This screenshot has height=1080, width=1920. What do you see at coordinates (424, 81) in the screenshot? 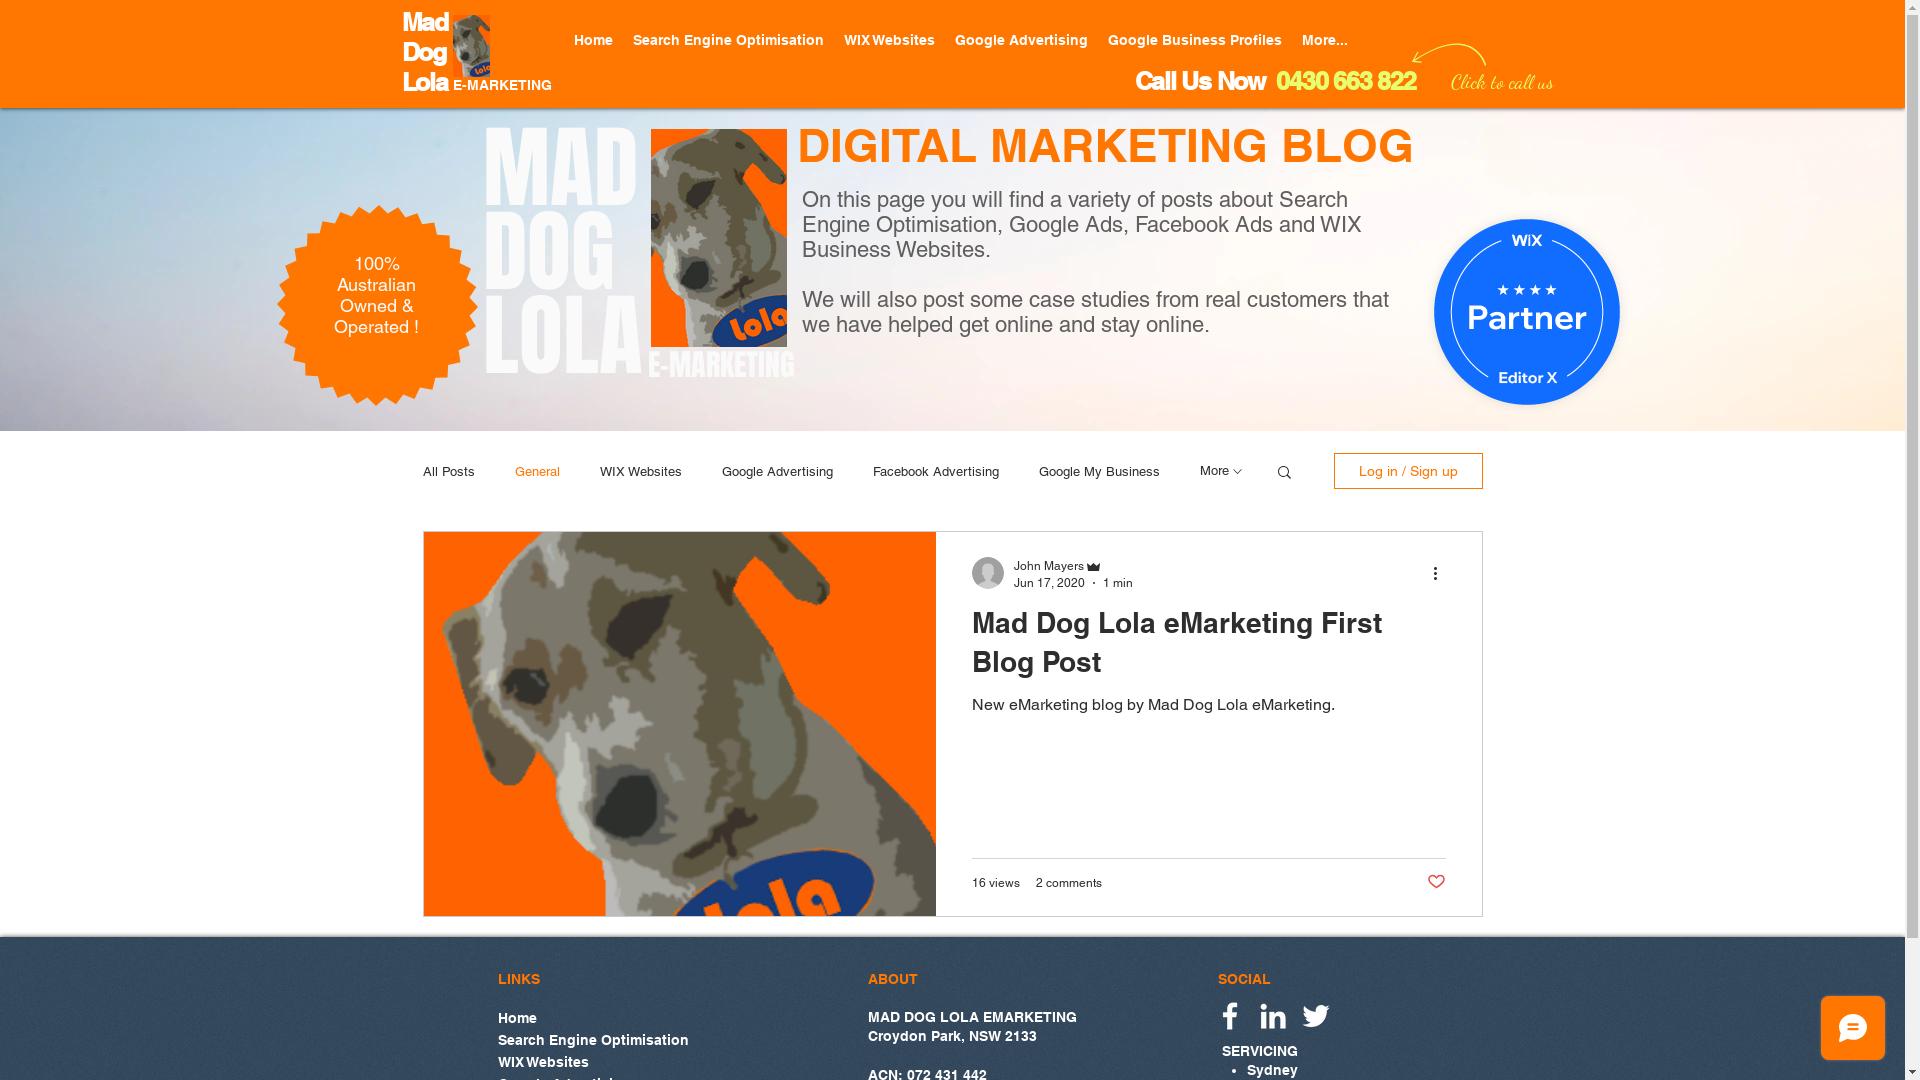
I see `'Lola'` at bounding box center [424, 81].